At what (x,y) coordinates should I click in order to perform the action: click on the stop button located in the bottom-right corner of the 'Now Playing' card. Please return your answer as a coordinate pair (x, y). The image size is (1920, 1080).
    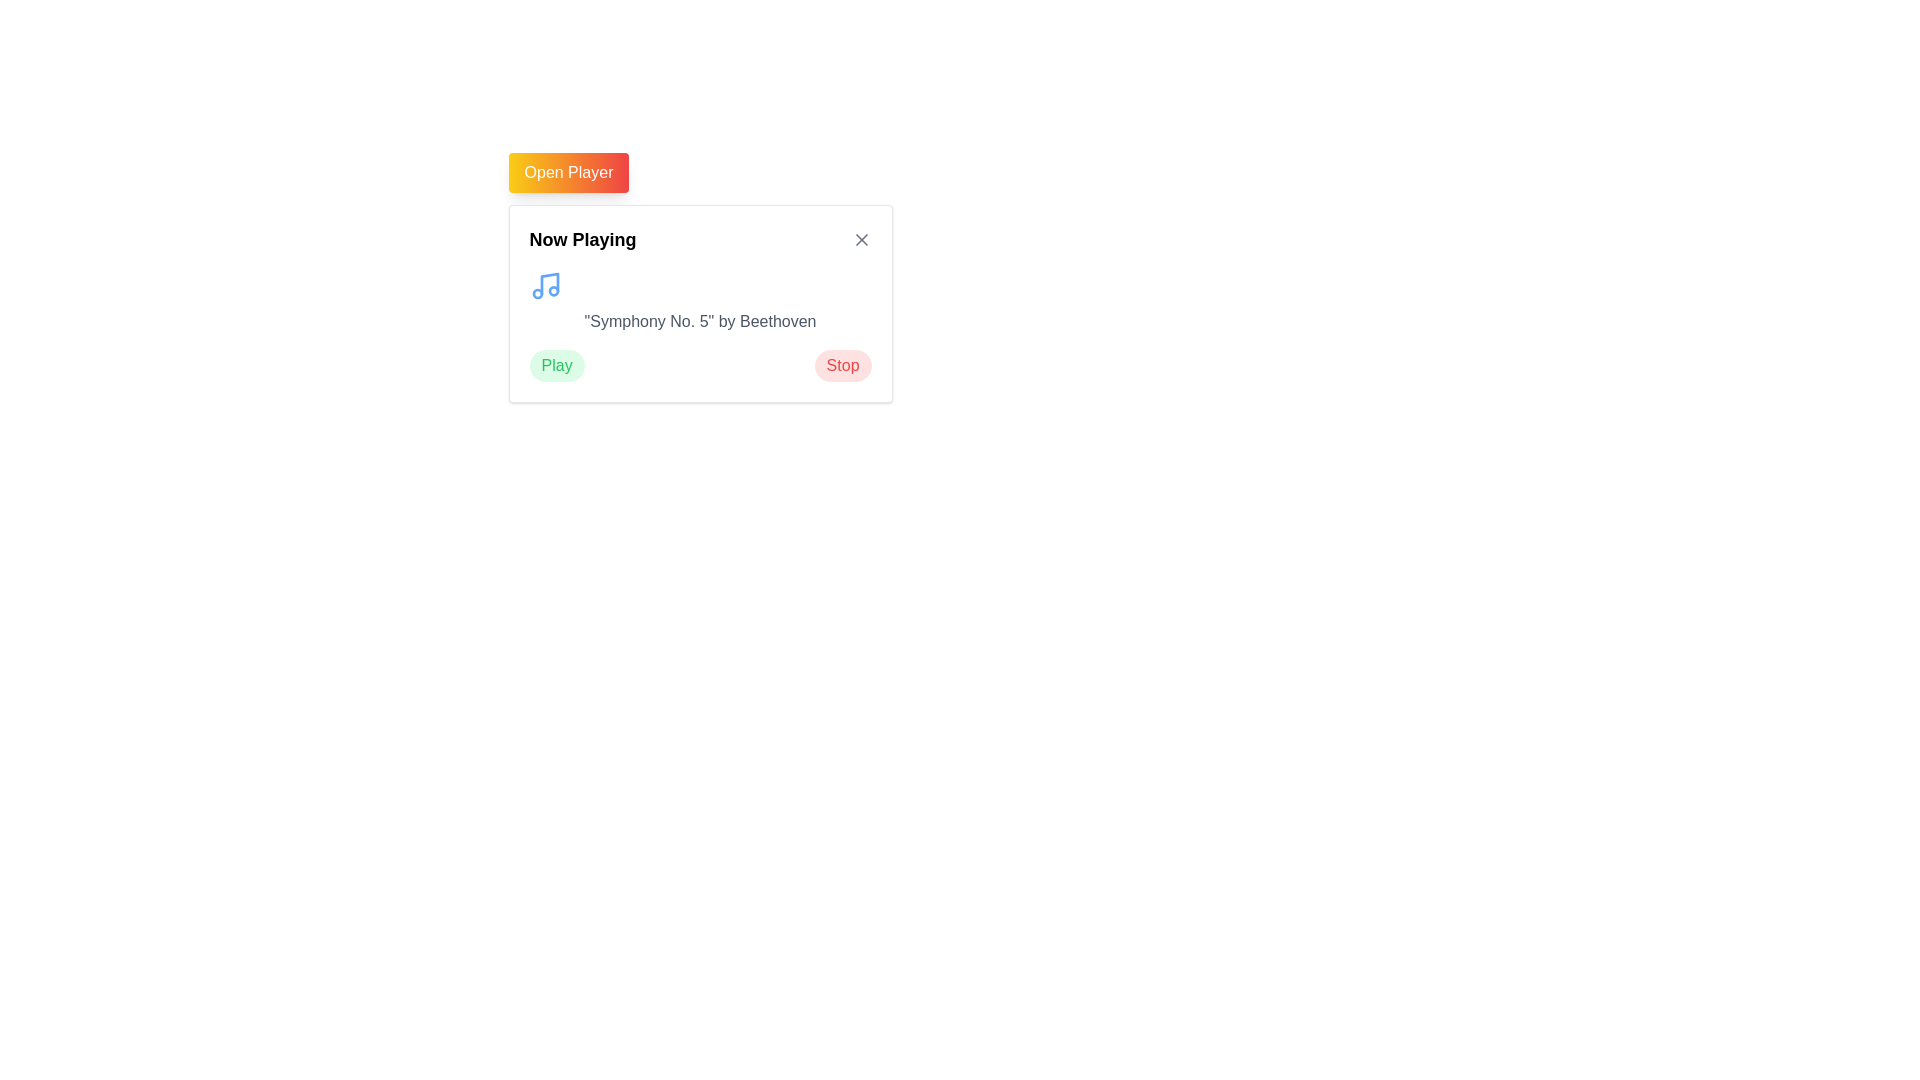
    Looking at the image, I should click on (843, 366).